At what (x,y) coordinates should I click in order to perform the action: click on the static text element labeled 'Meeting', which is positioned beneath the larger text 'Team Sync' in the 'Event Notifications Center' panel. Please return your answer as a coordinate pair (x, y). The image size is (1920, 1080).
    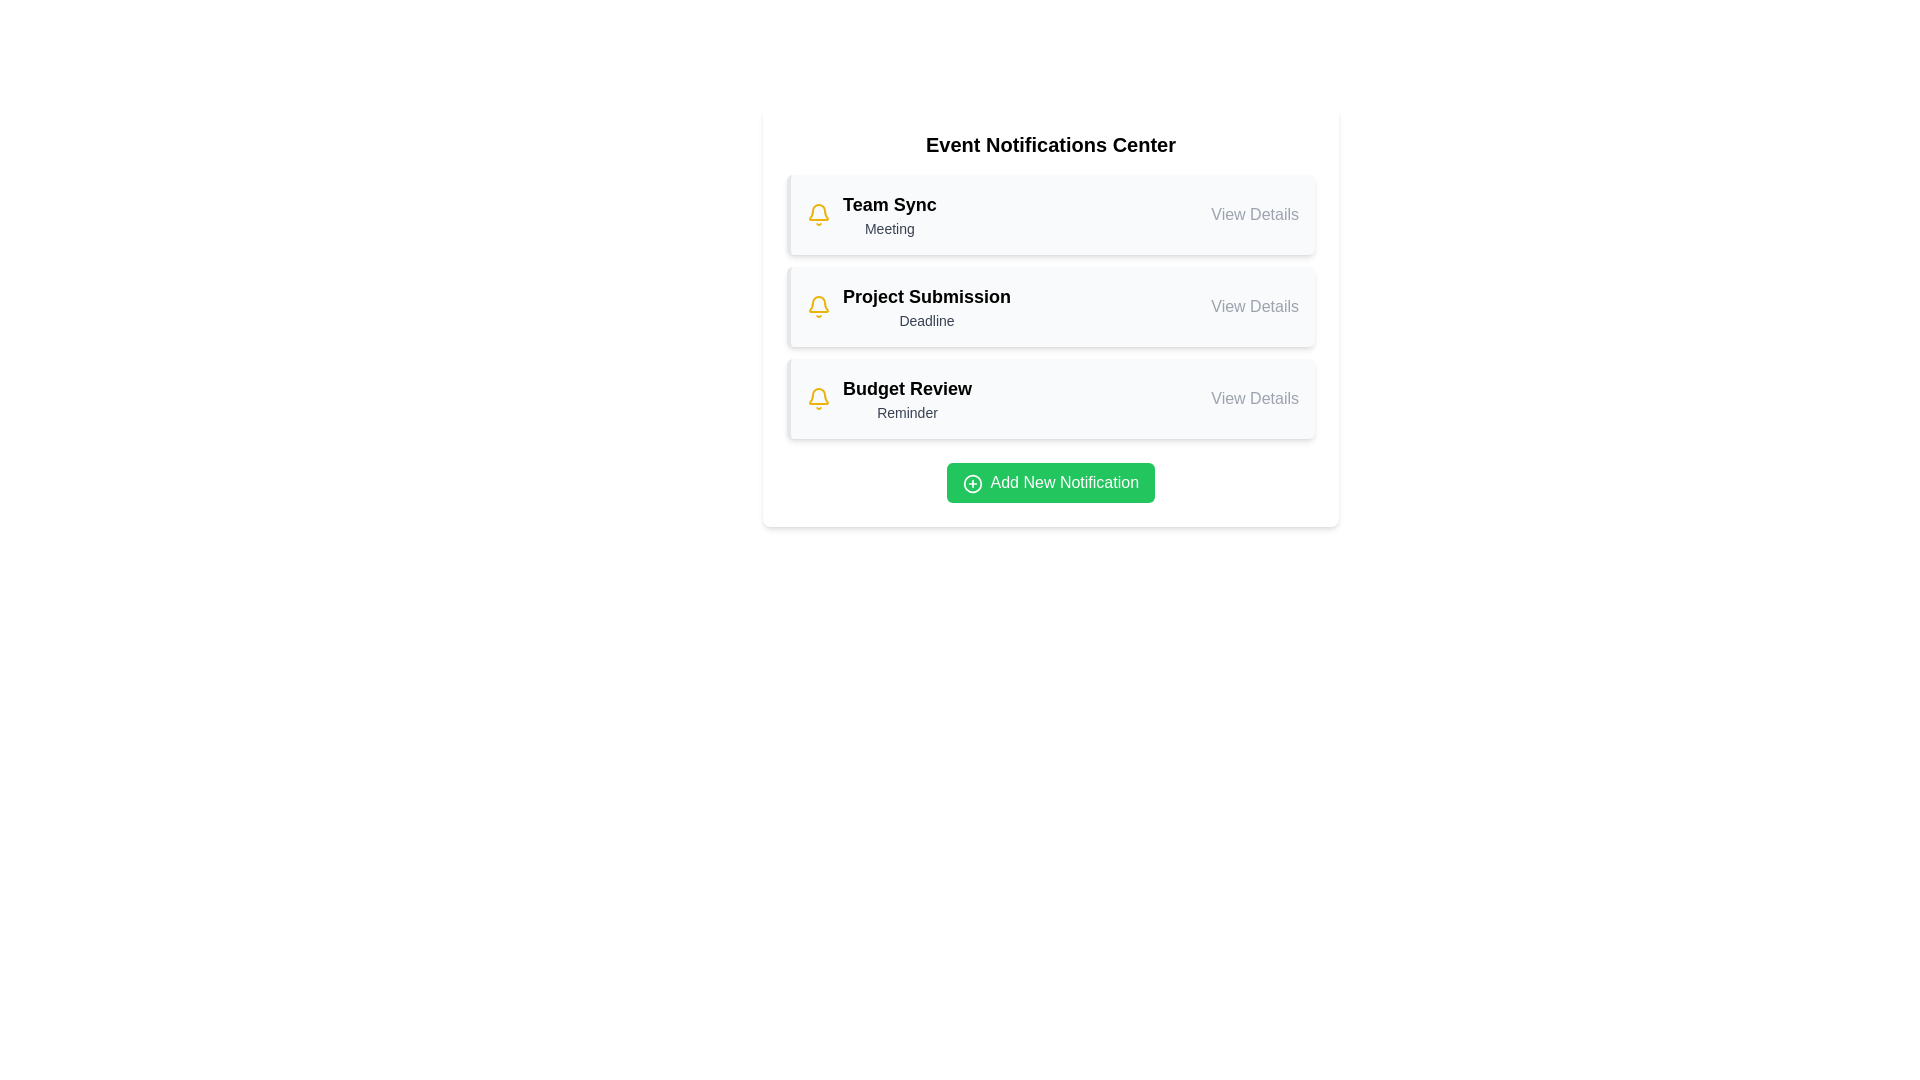
    Looking at the image, I should click on (888, 227).